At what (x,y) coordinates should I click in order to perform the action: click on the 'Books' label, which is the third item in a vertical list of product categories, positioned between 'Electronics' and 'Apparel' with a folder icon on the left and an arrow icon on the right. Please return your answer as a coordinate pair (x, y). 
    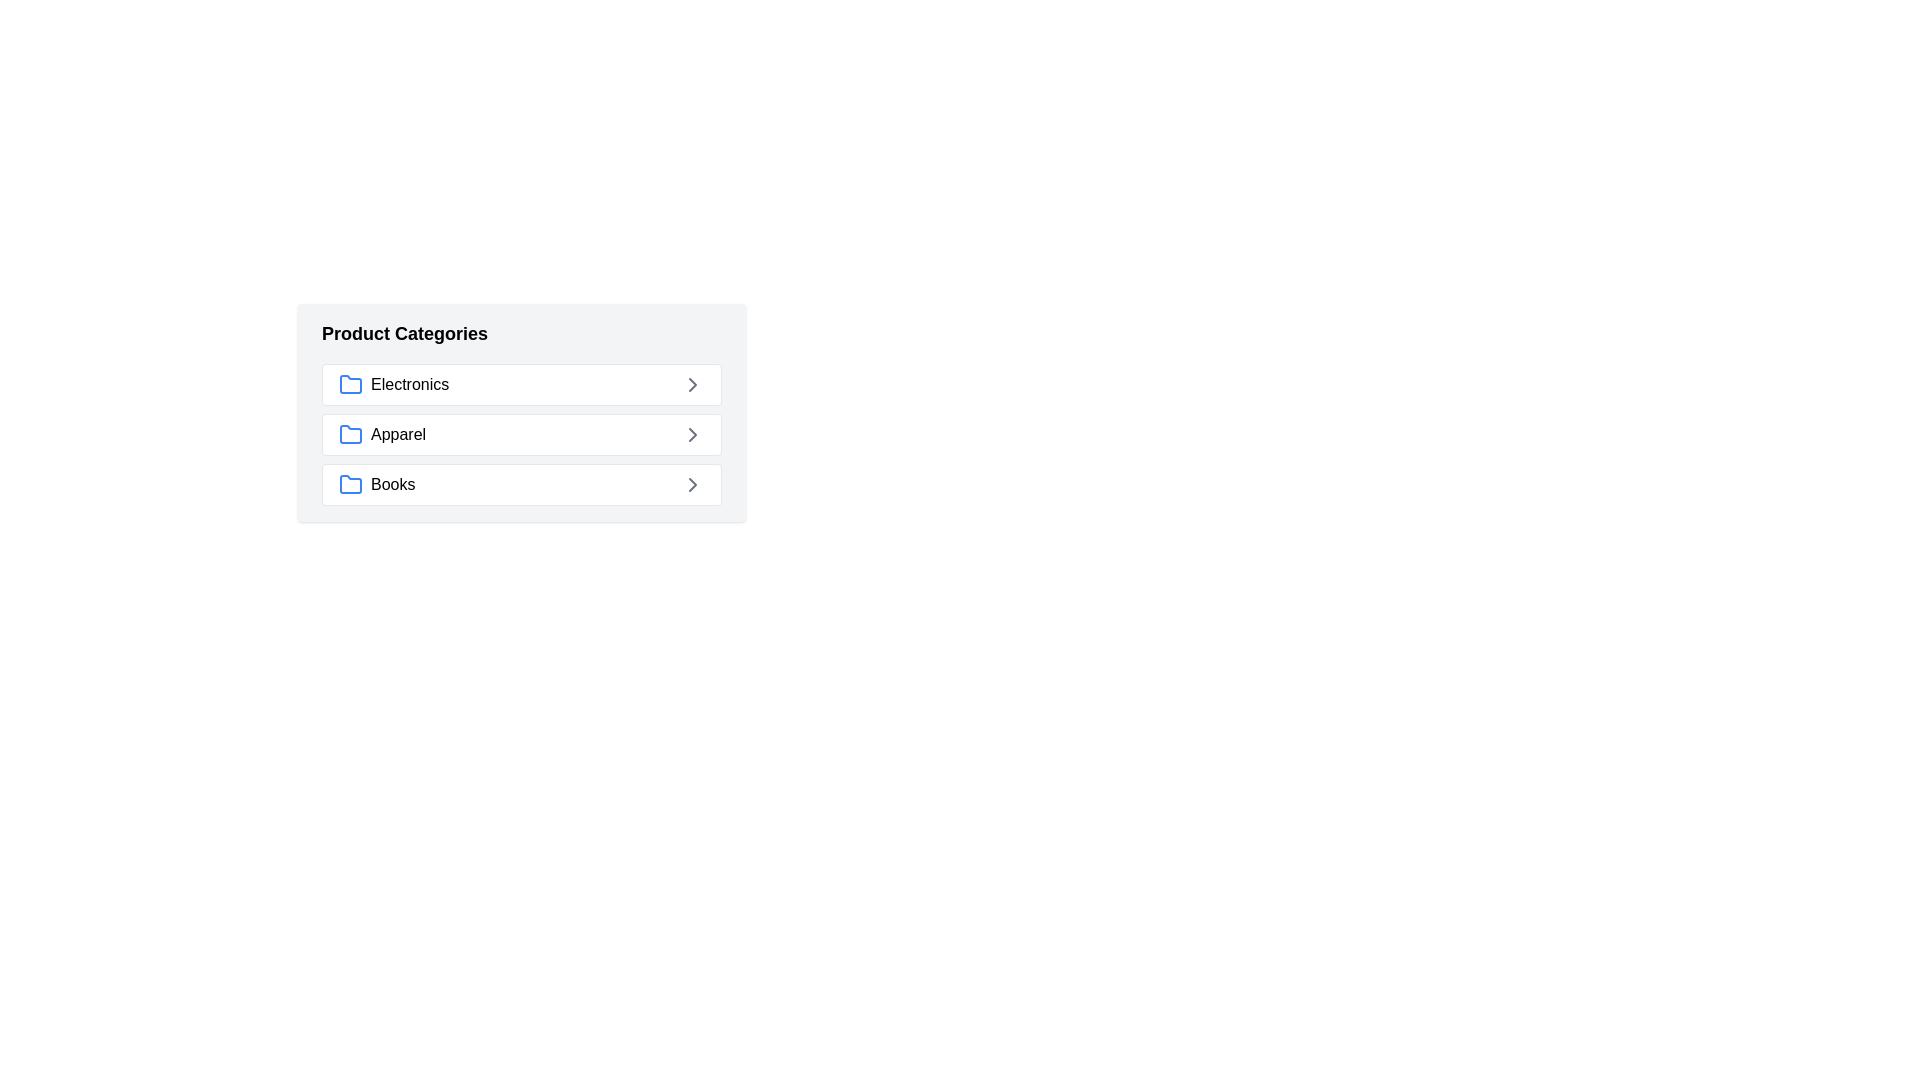
    Looking at the image, I should click on (393, 485).